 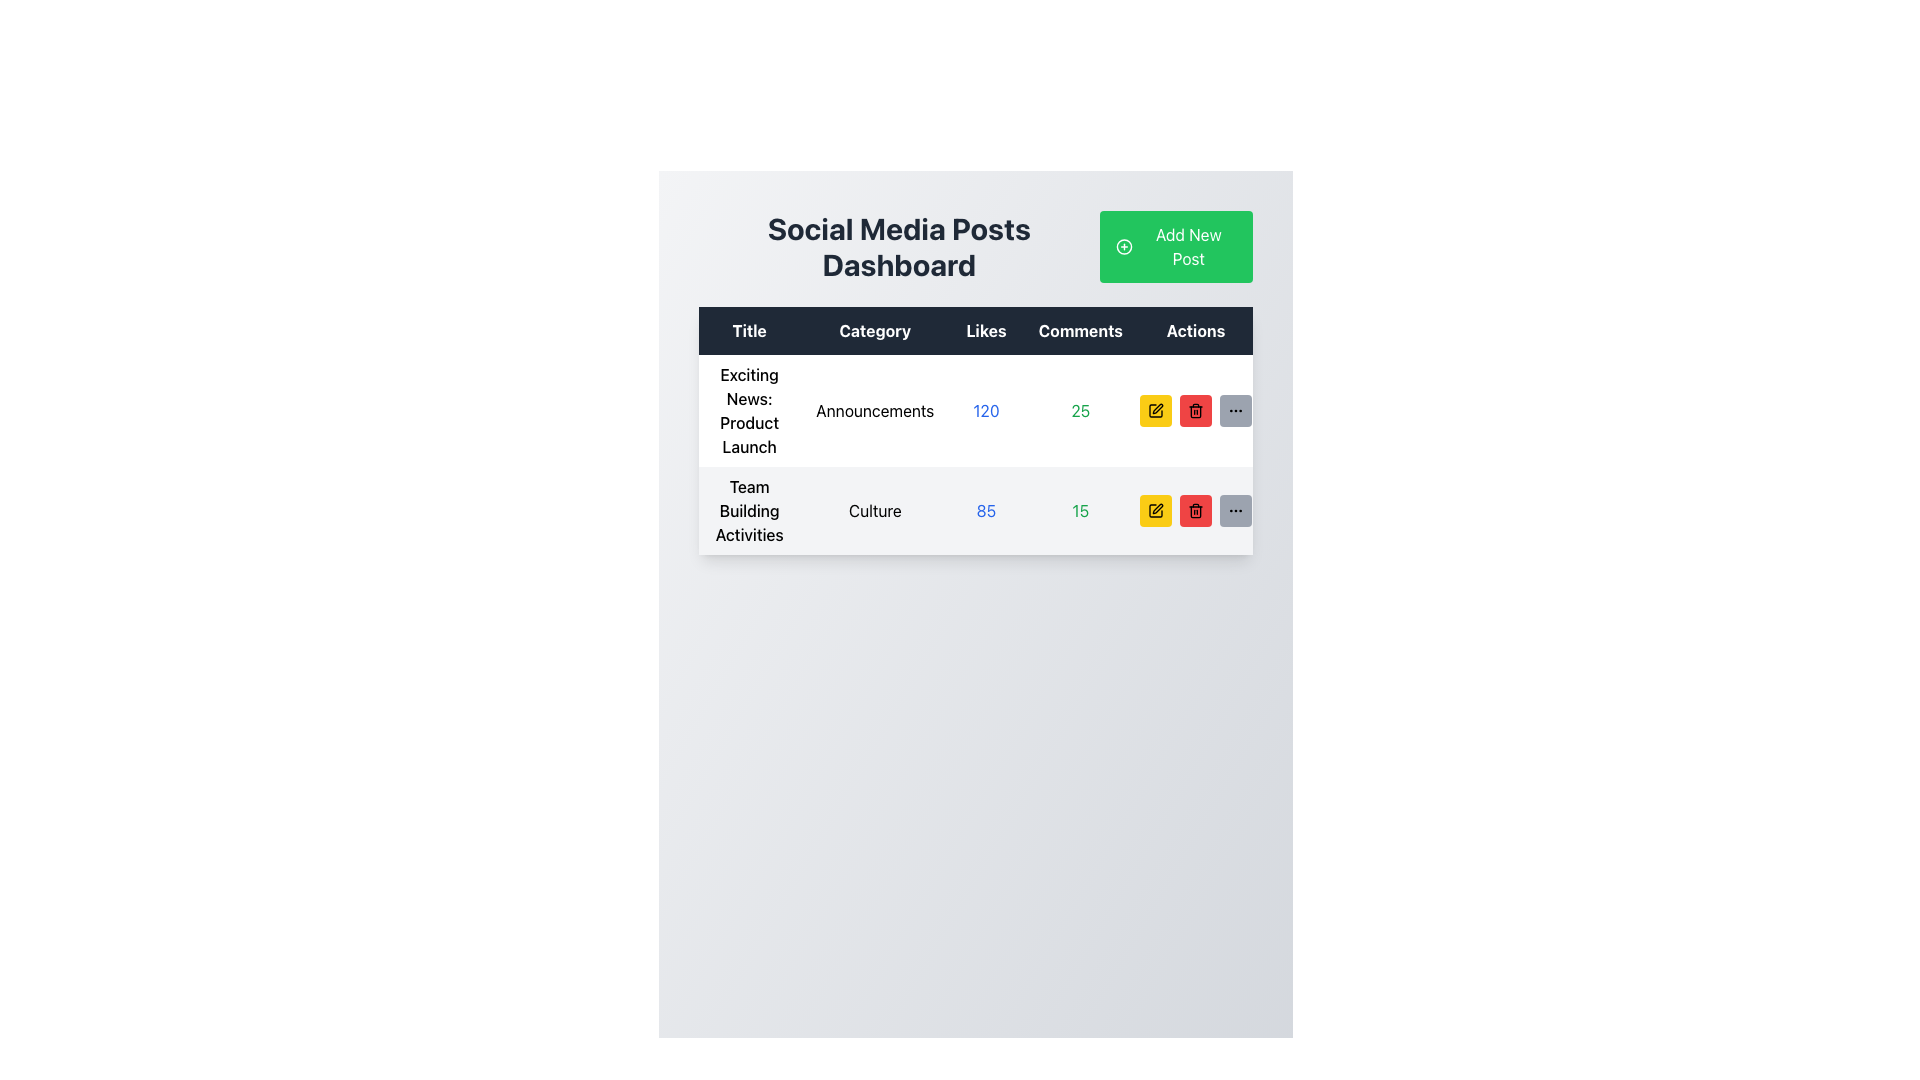 What do you see at coordinates (748, 509) in the screenshot?
I see `the text label 'Team Building Activities' which is prominently displayed in the leftmost column of the second row of a table` at bounding box center [748, 509].